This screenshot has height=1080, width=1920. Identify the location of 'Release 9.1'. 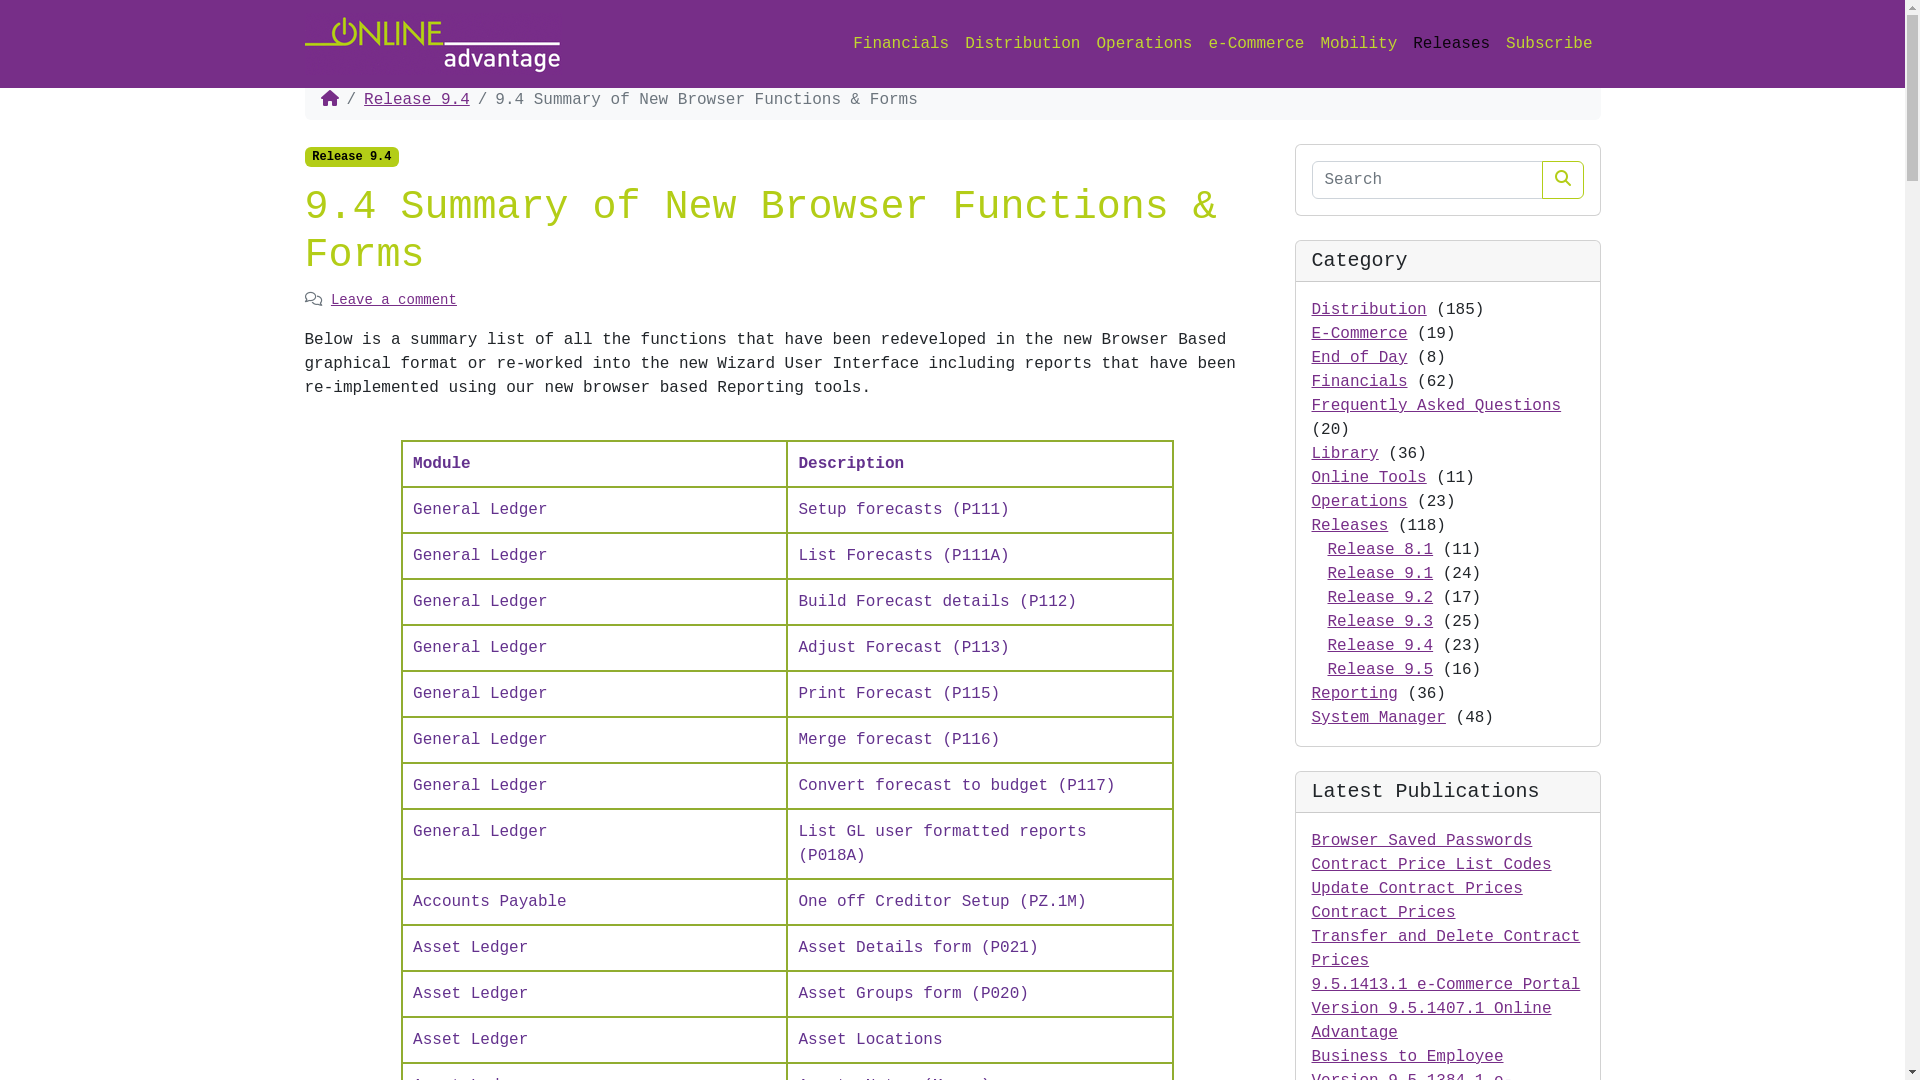
(1380, 574).